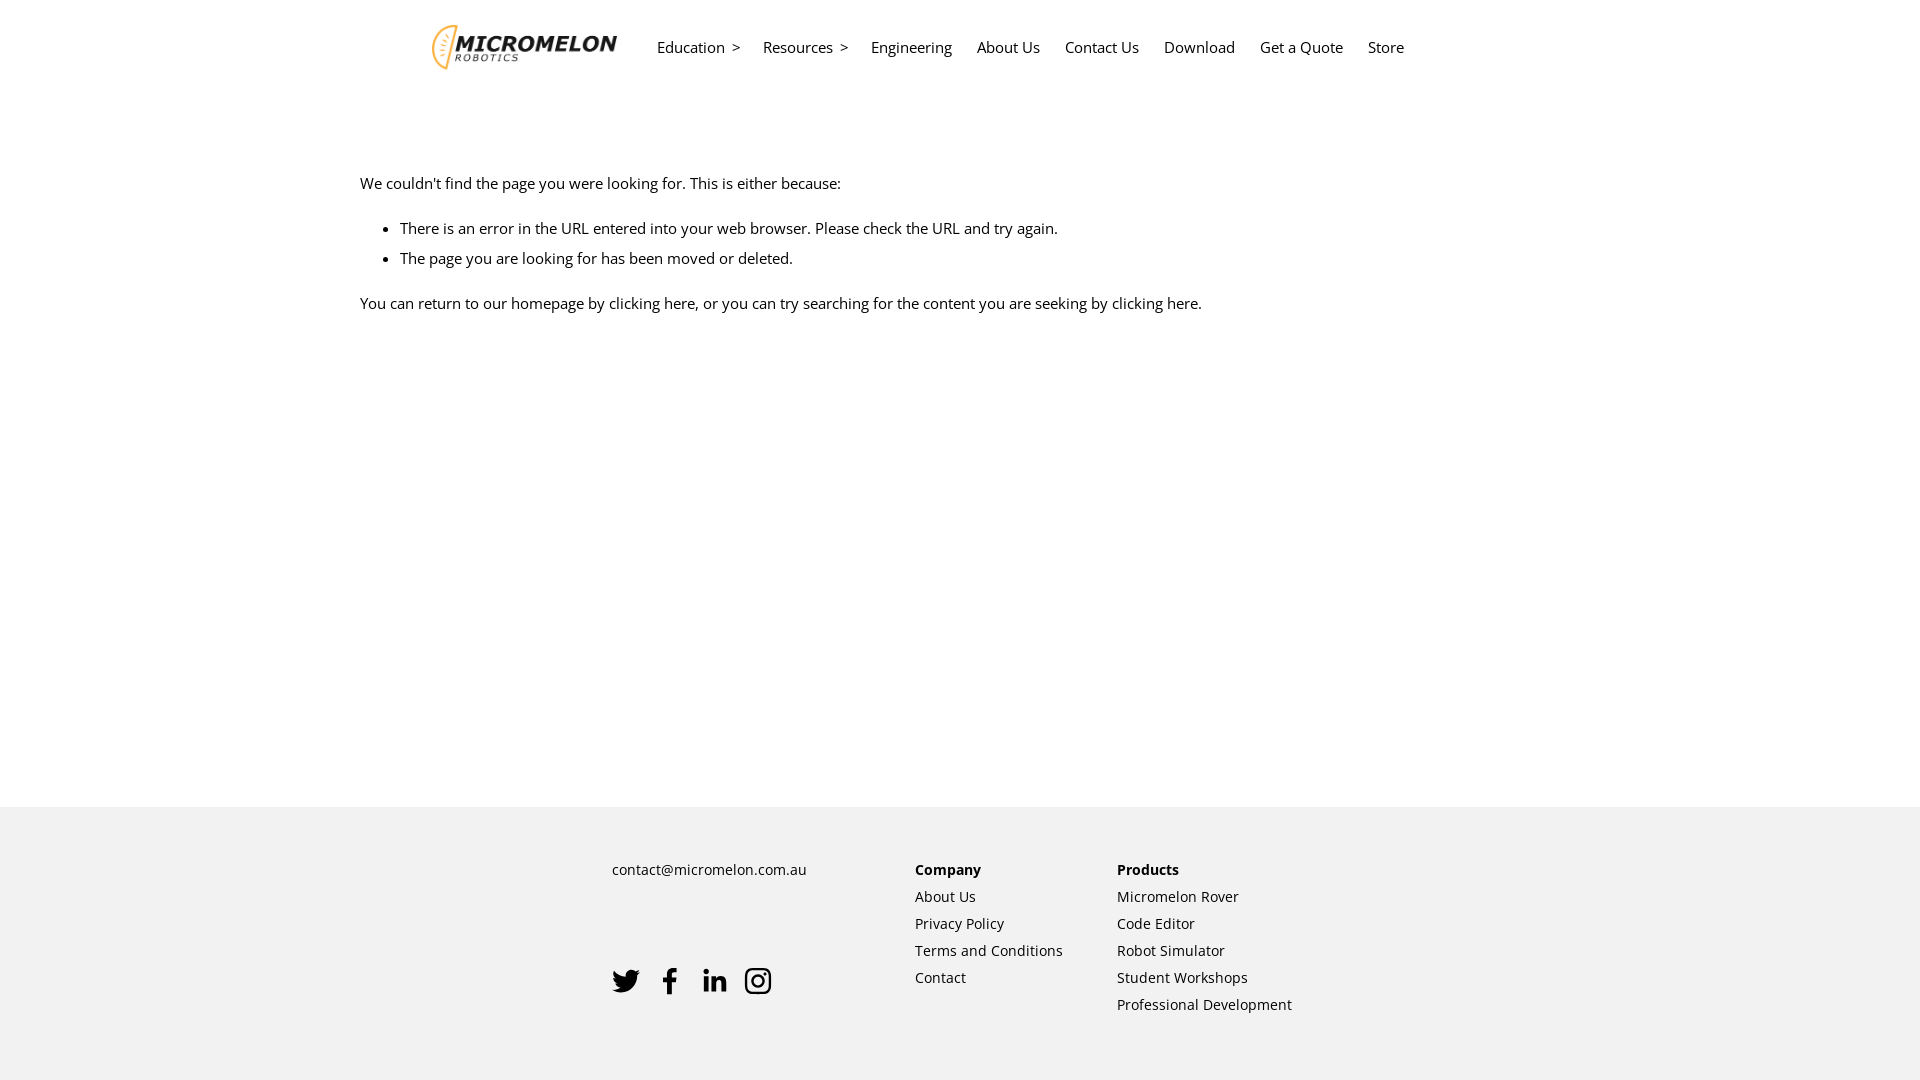  I want to click on 'clicking here', so click(652, 303).